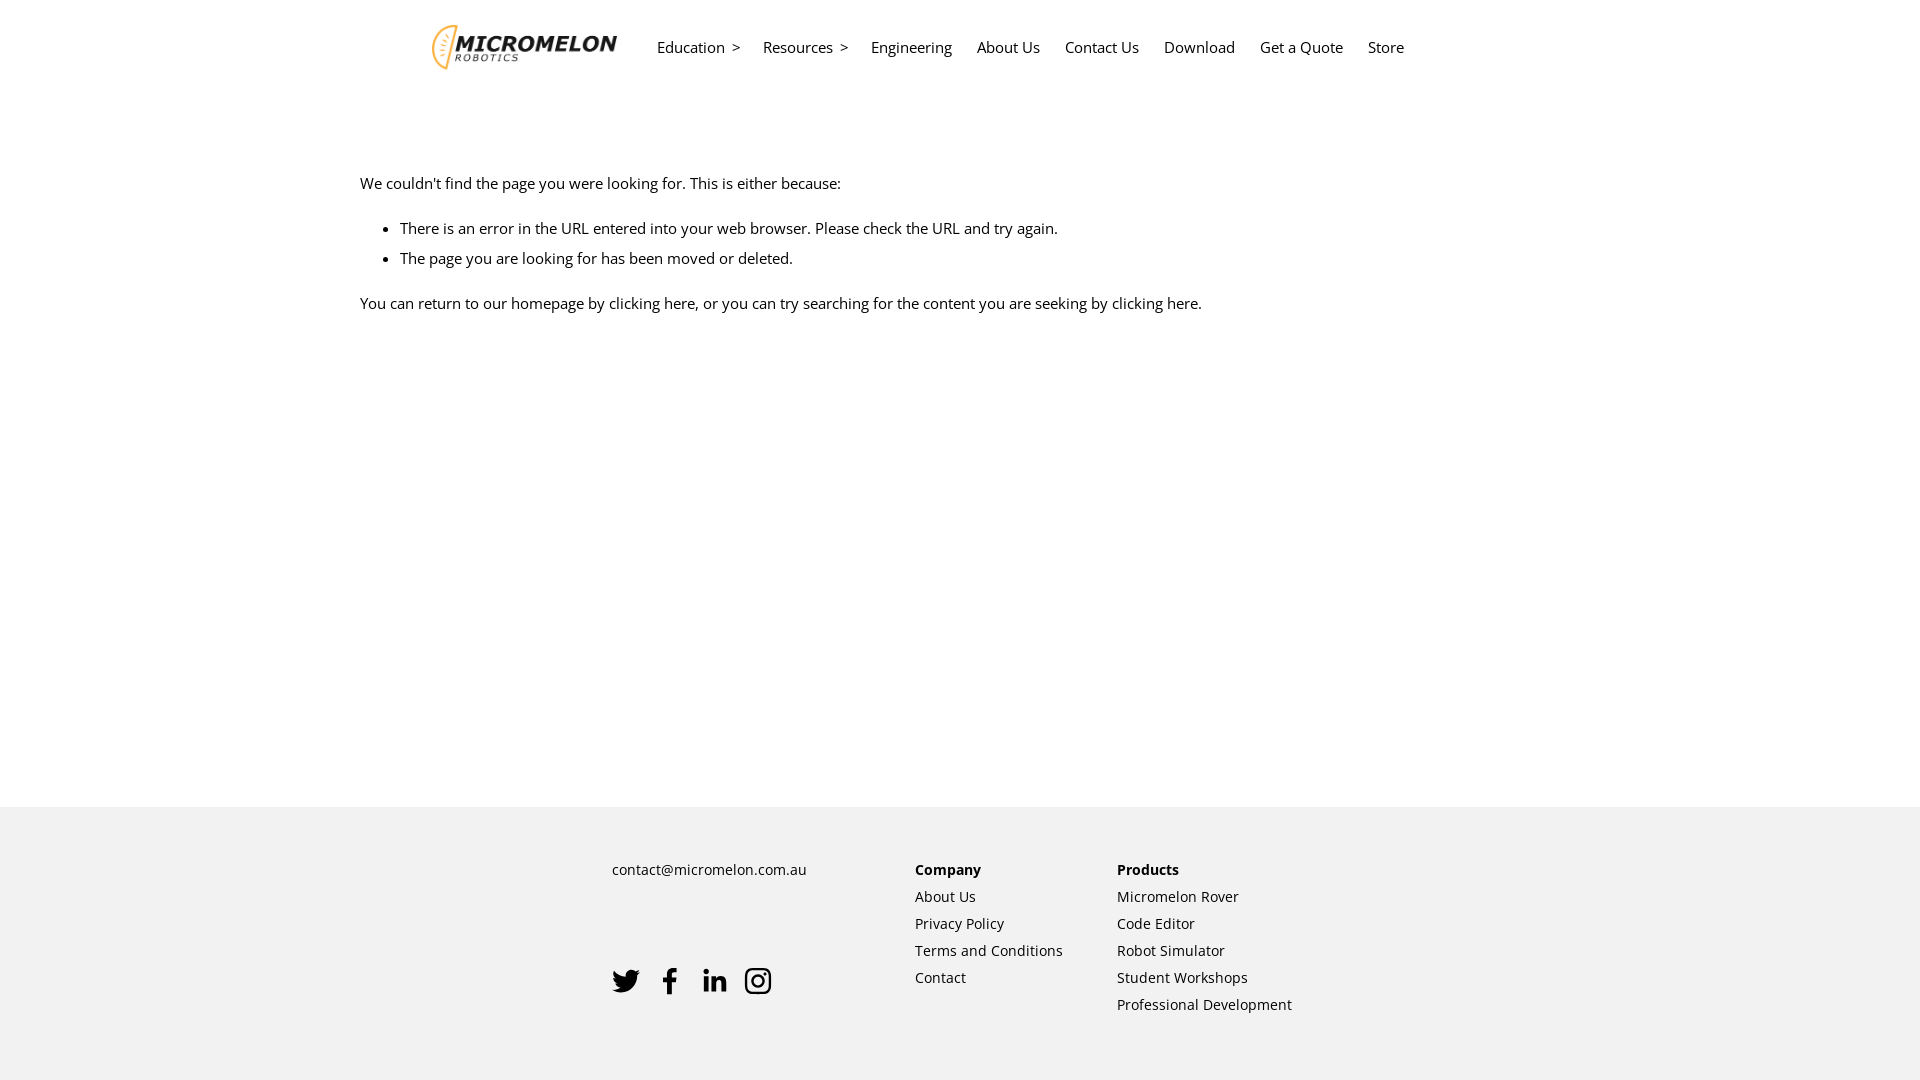  I want to click on 'clicking here', so click(652, 303).